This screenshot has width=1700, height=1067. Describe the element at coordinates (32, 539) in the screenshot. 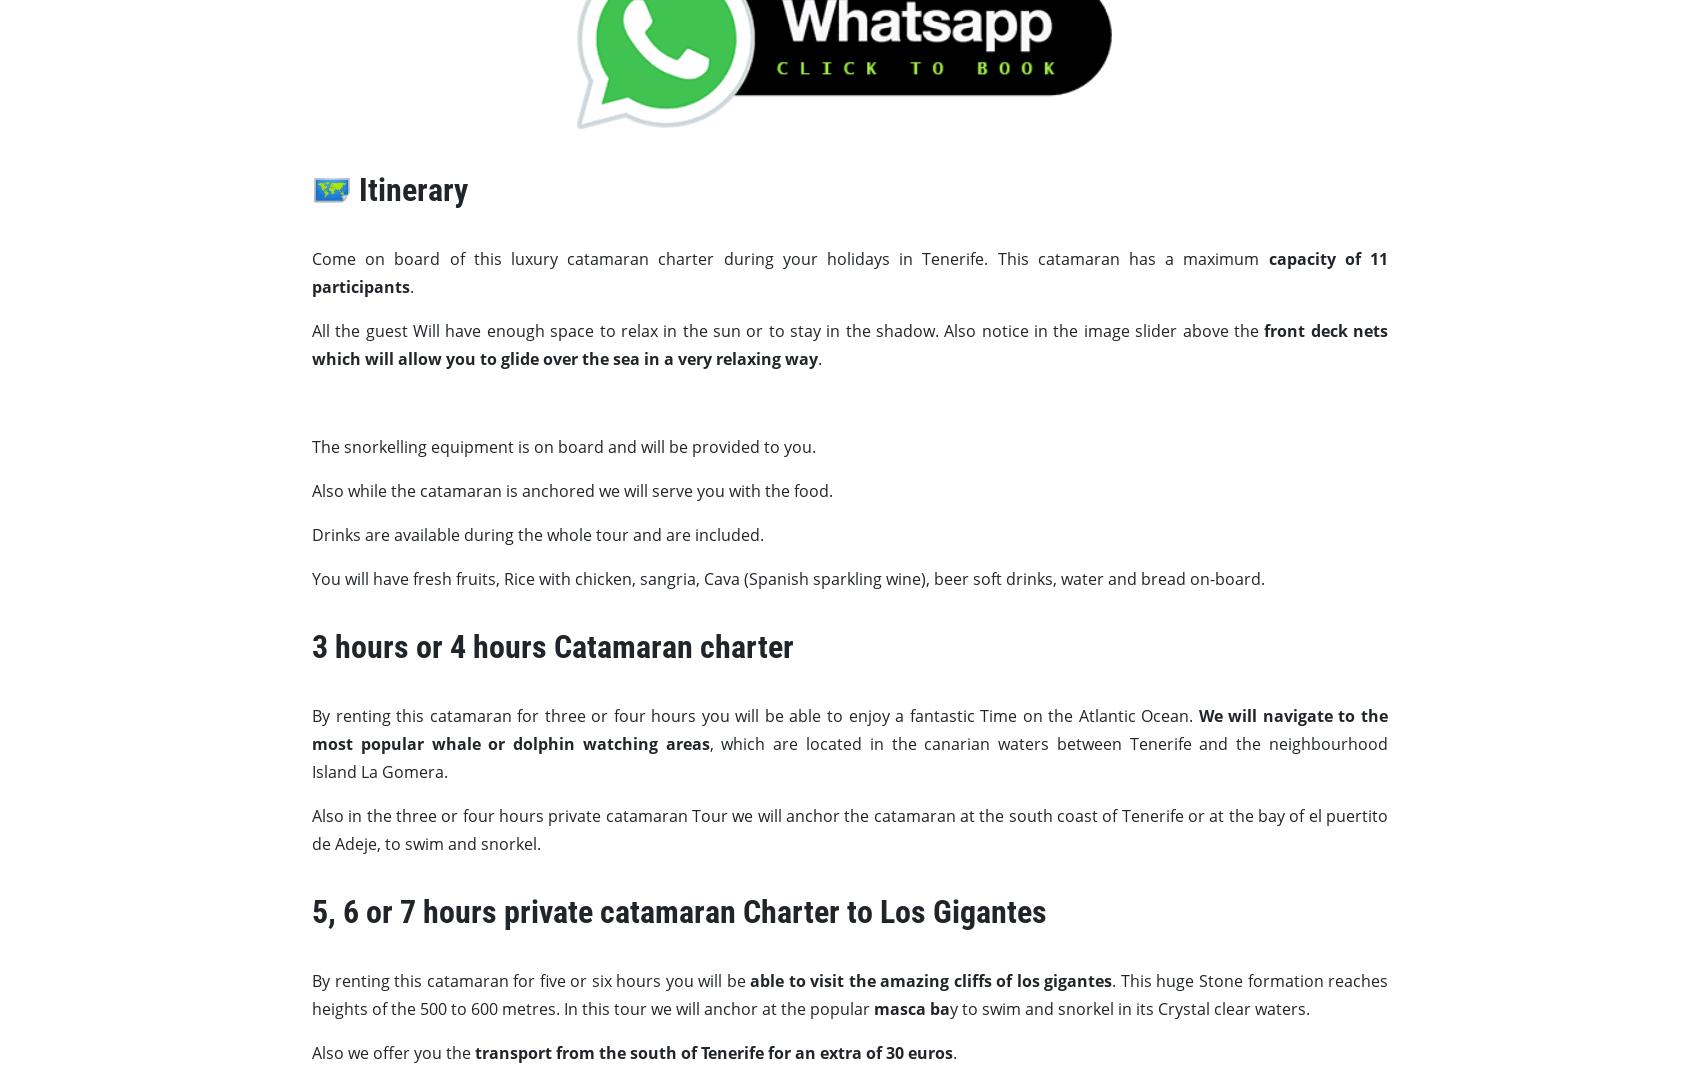

I see `'From'` at that location.